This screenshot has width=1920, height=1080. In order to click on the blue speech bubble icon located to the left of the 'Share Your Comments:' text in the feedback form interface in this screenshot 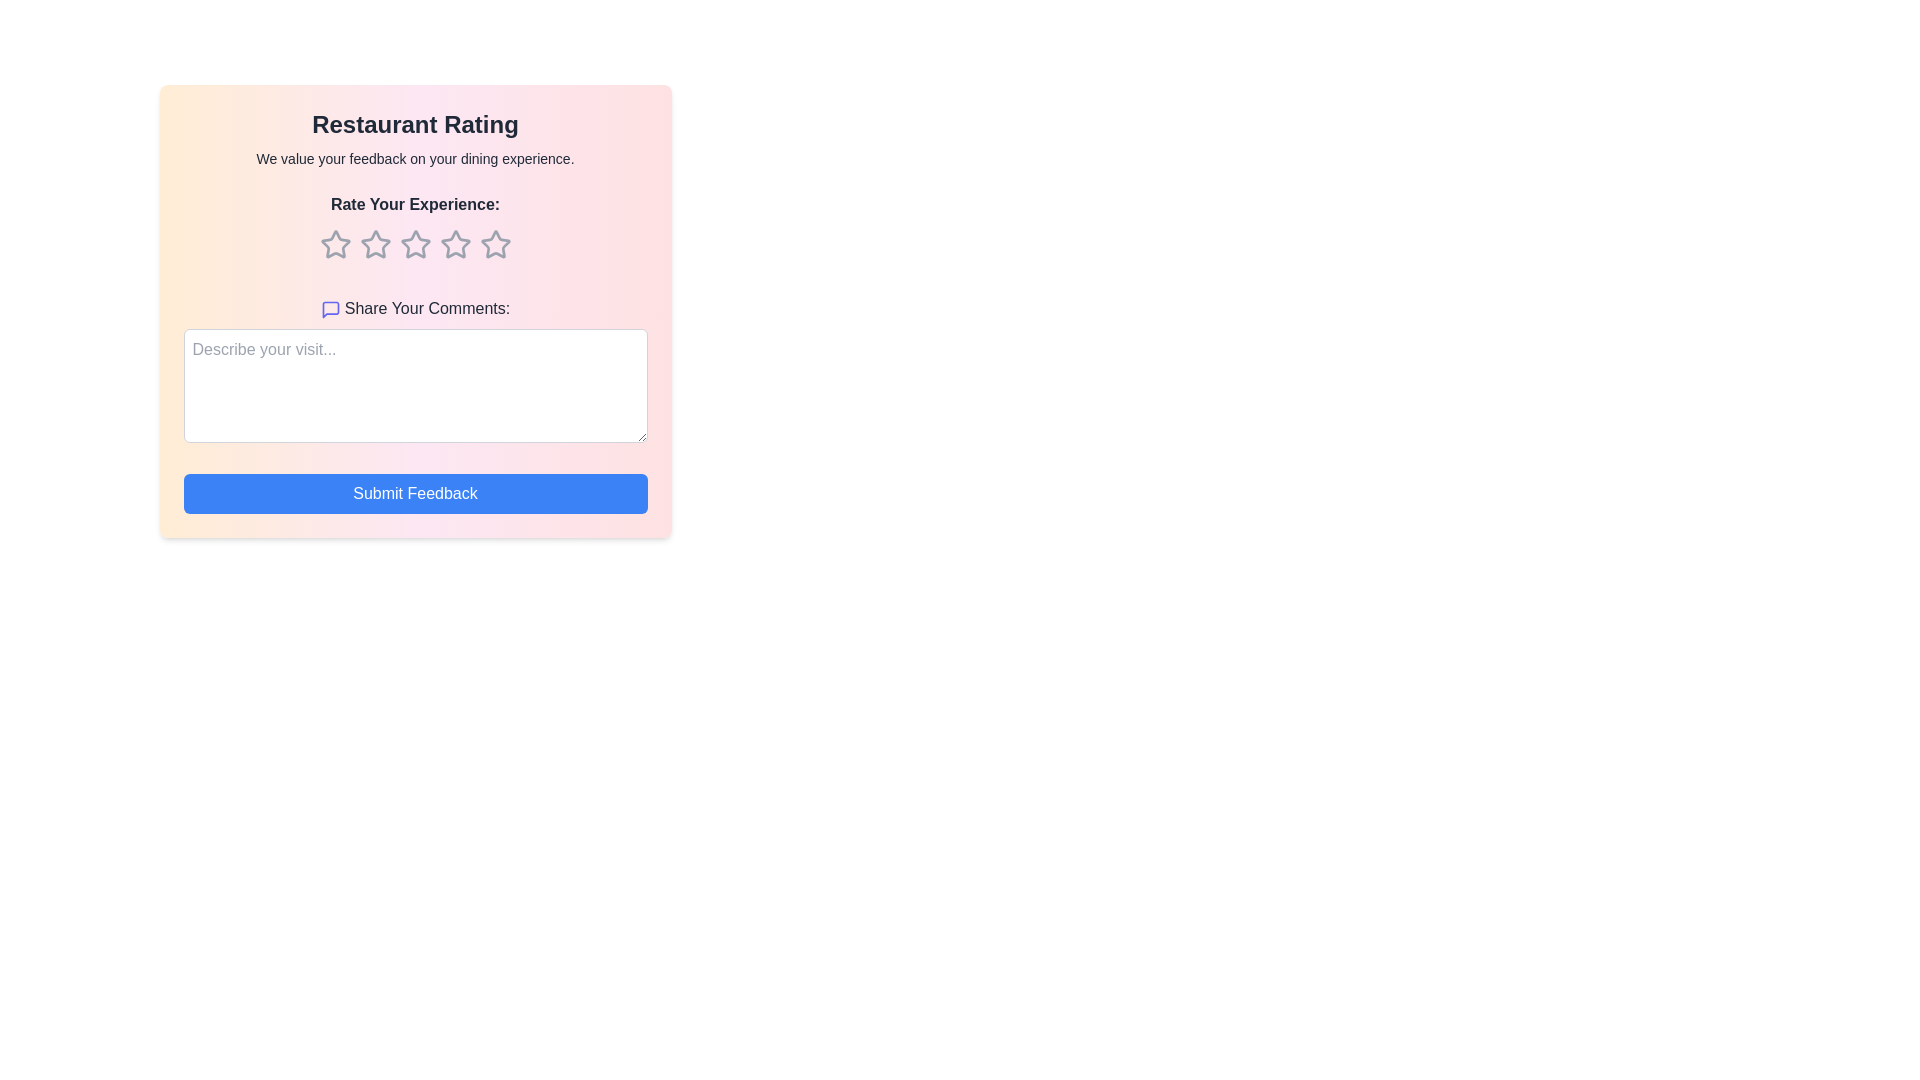, I will do `click(330, 309)`.